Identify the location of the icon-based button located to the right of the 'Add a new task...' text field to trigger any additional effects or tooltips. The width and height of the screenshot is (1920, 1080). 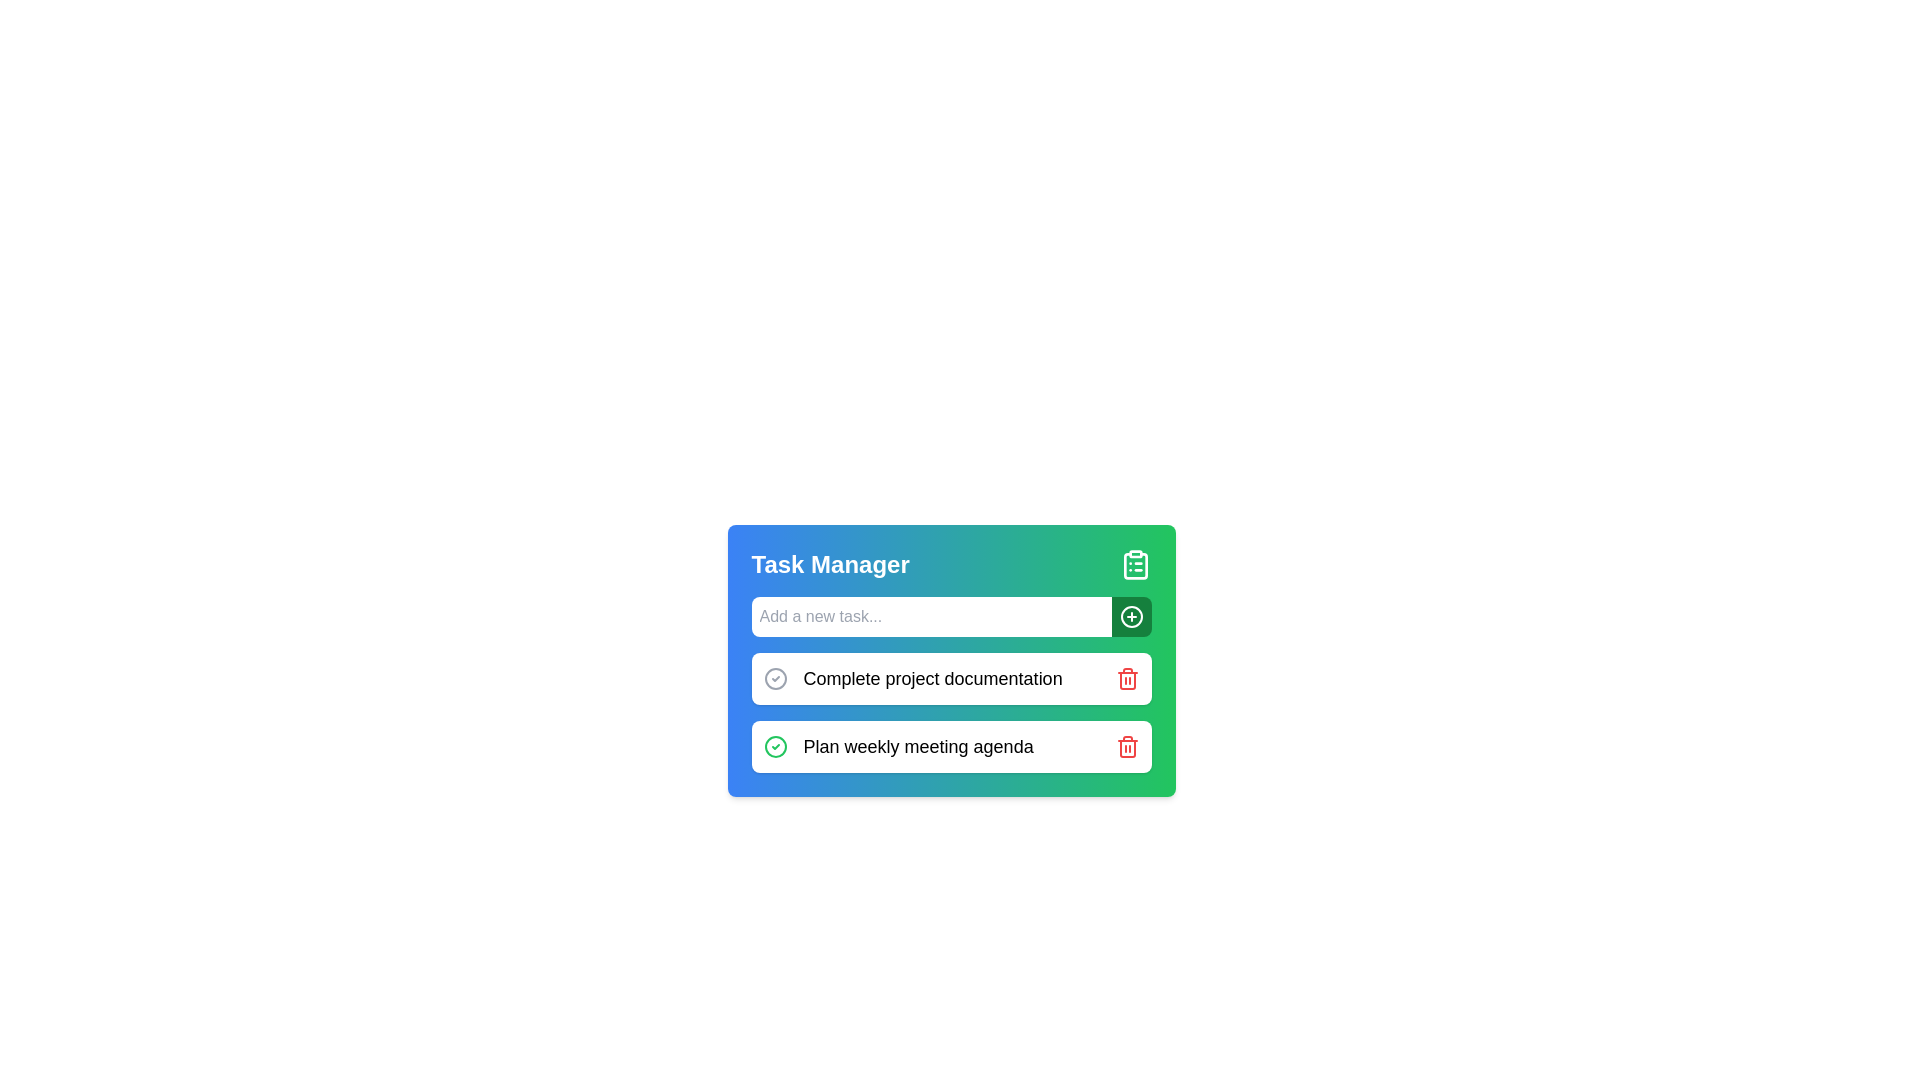
(1131, 616).